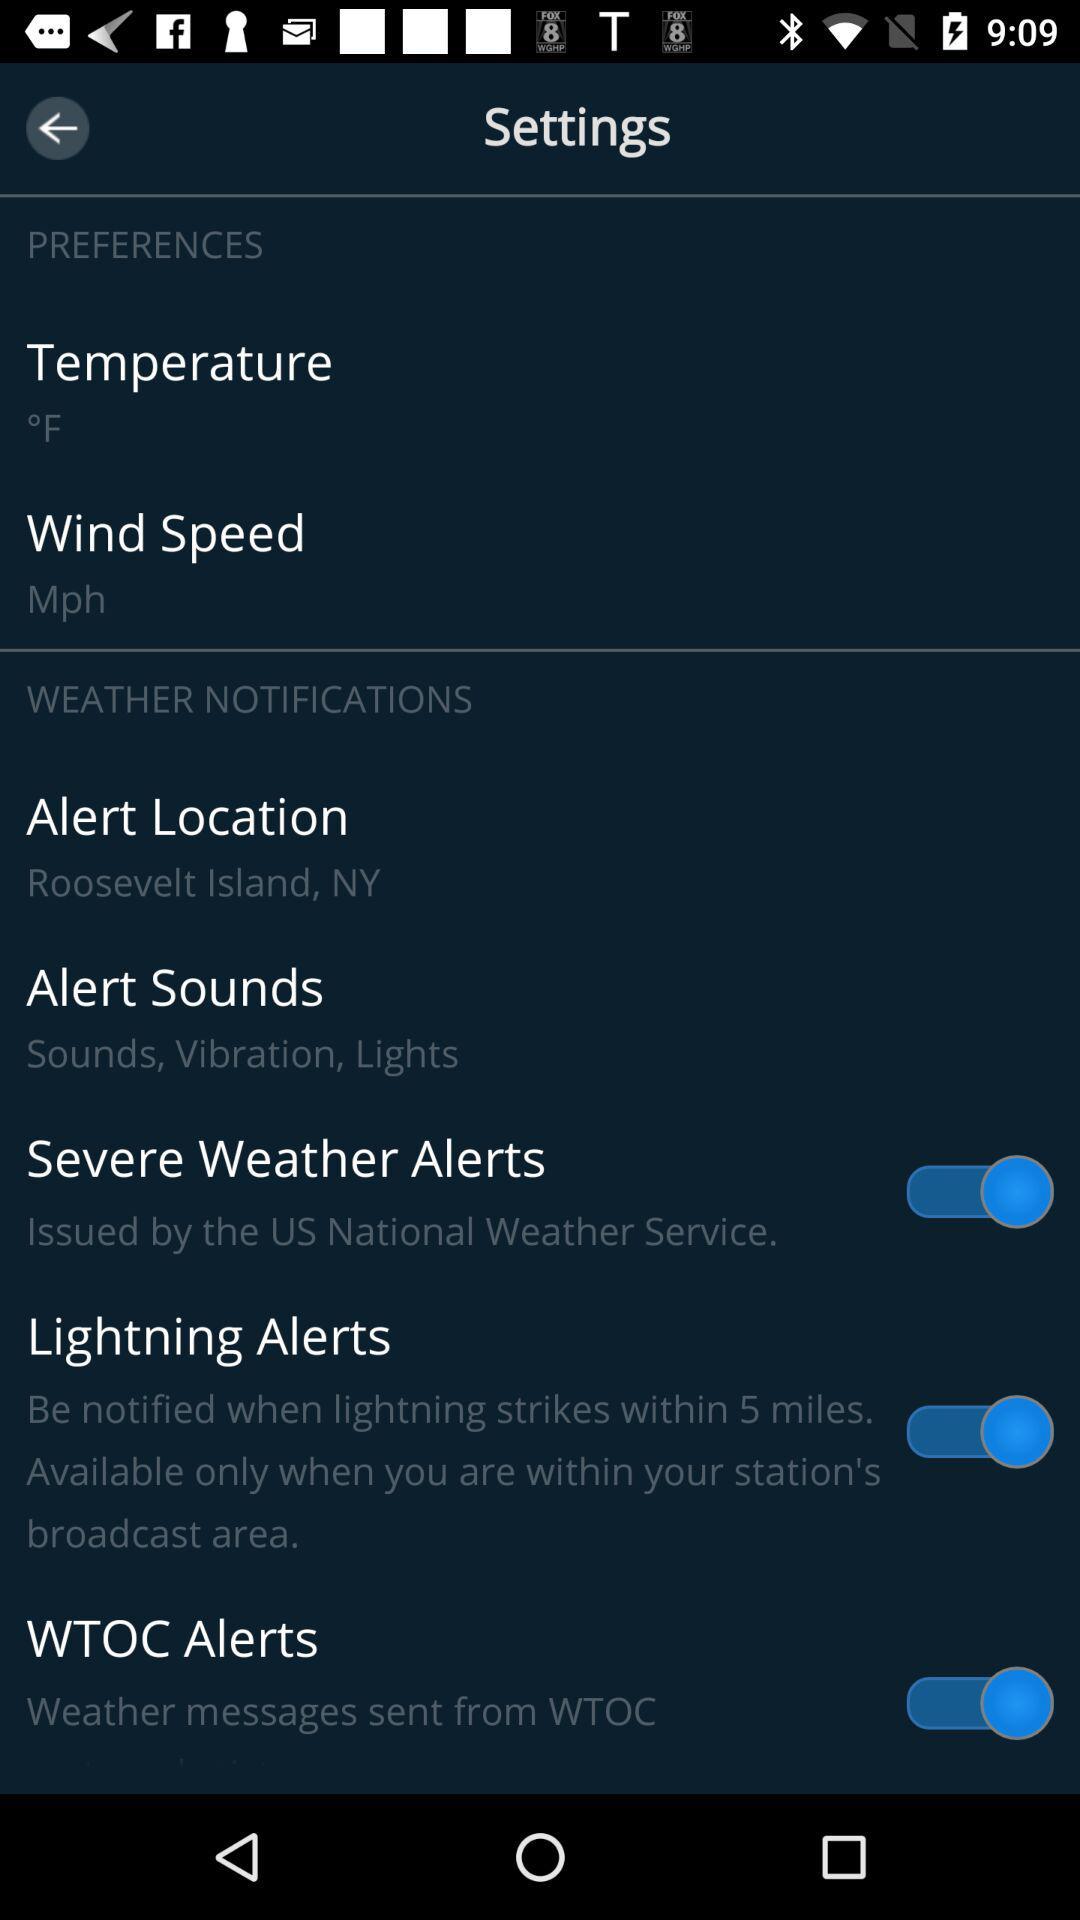 This screenshot has height=1920, width=1080. What do you see at coordinates (540, 846) in the screenshot?
I see `the icon below the weather notifications` at bounding box center [540, 846].